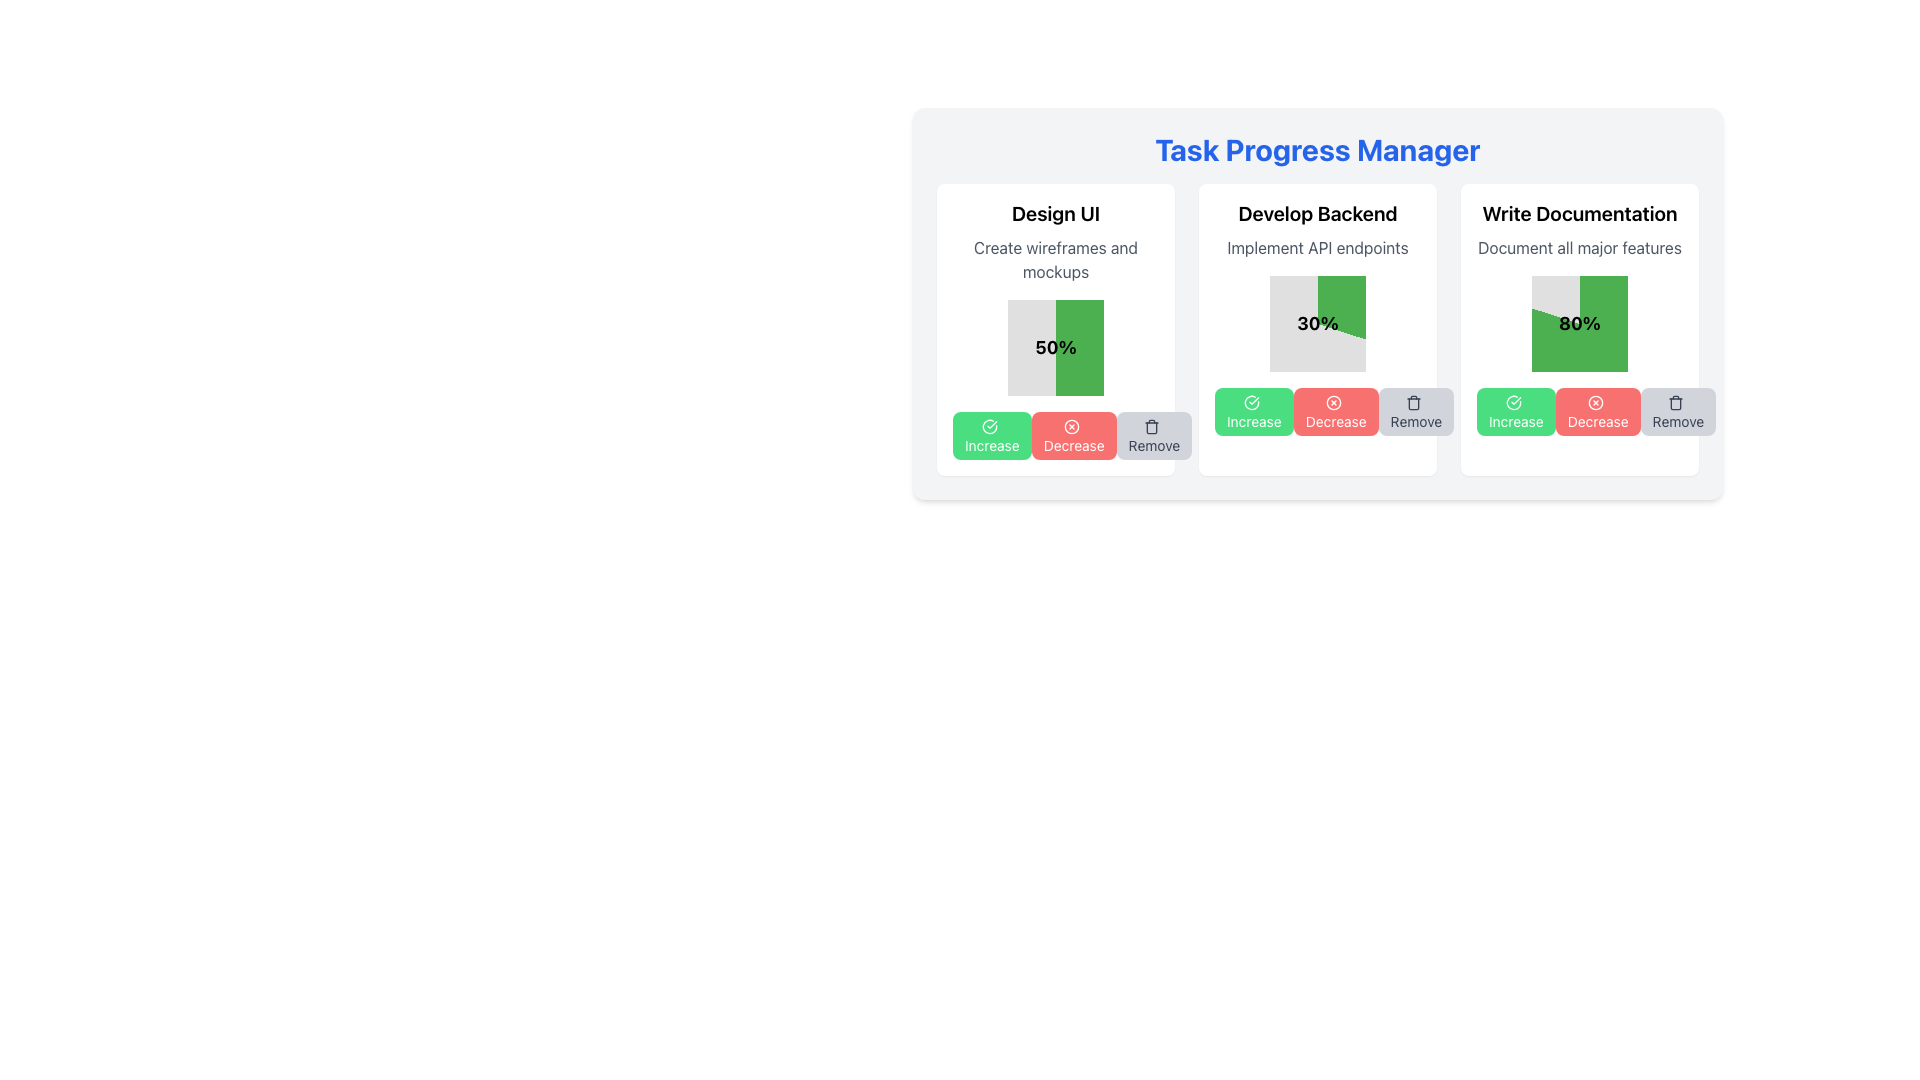 The height and width of the screenshot is (1080, 1920). What do you see at coordinates (1055, 346) in the screenshot?
I see `the bold, large-sized text displaying '50%' in black, located at the center of the graphical card labeled 'Design UI'` at bounding box center [1055, 346].